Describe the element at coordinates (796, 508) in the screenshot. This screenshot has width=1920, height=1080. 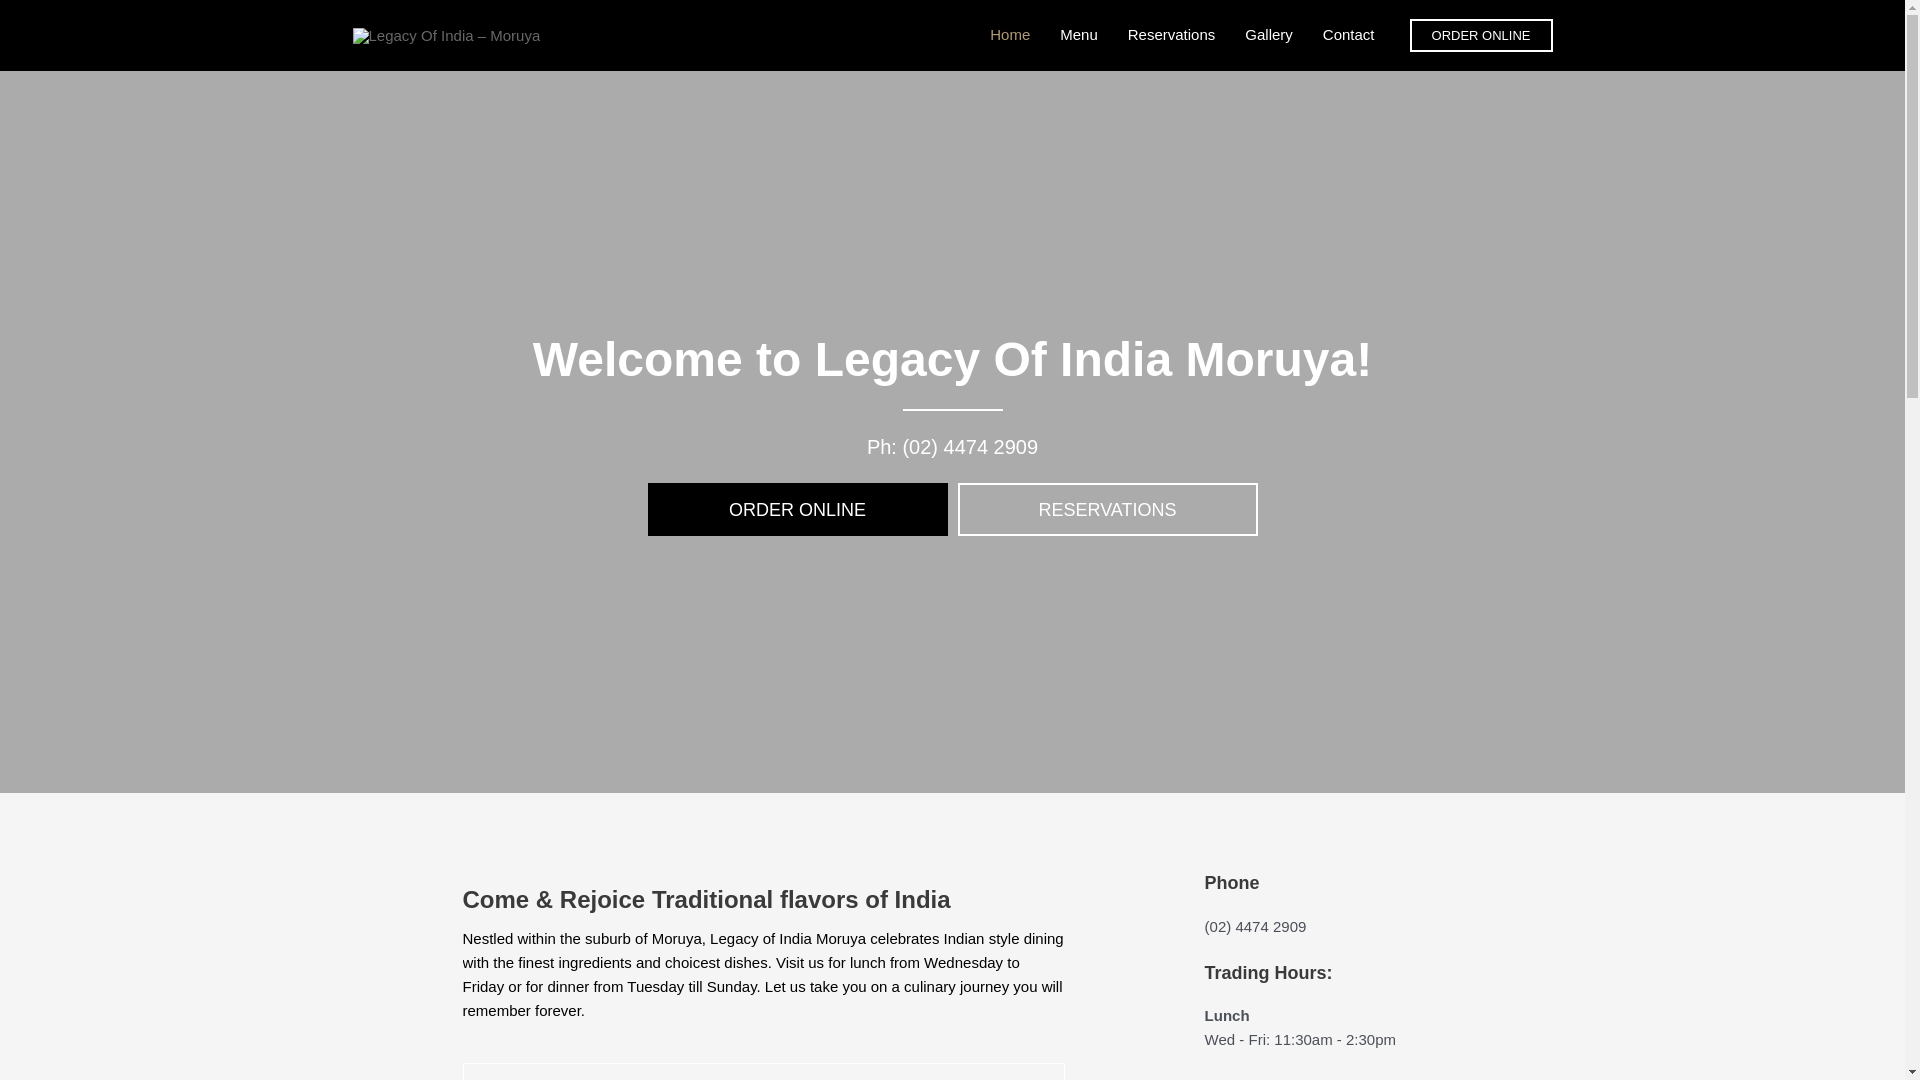
I see `'ORDER ONLINE'` at that location.